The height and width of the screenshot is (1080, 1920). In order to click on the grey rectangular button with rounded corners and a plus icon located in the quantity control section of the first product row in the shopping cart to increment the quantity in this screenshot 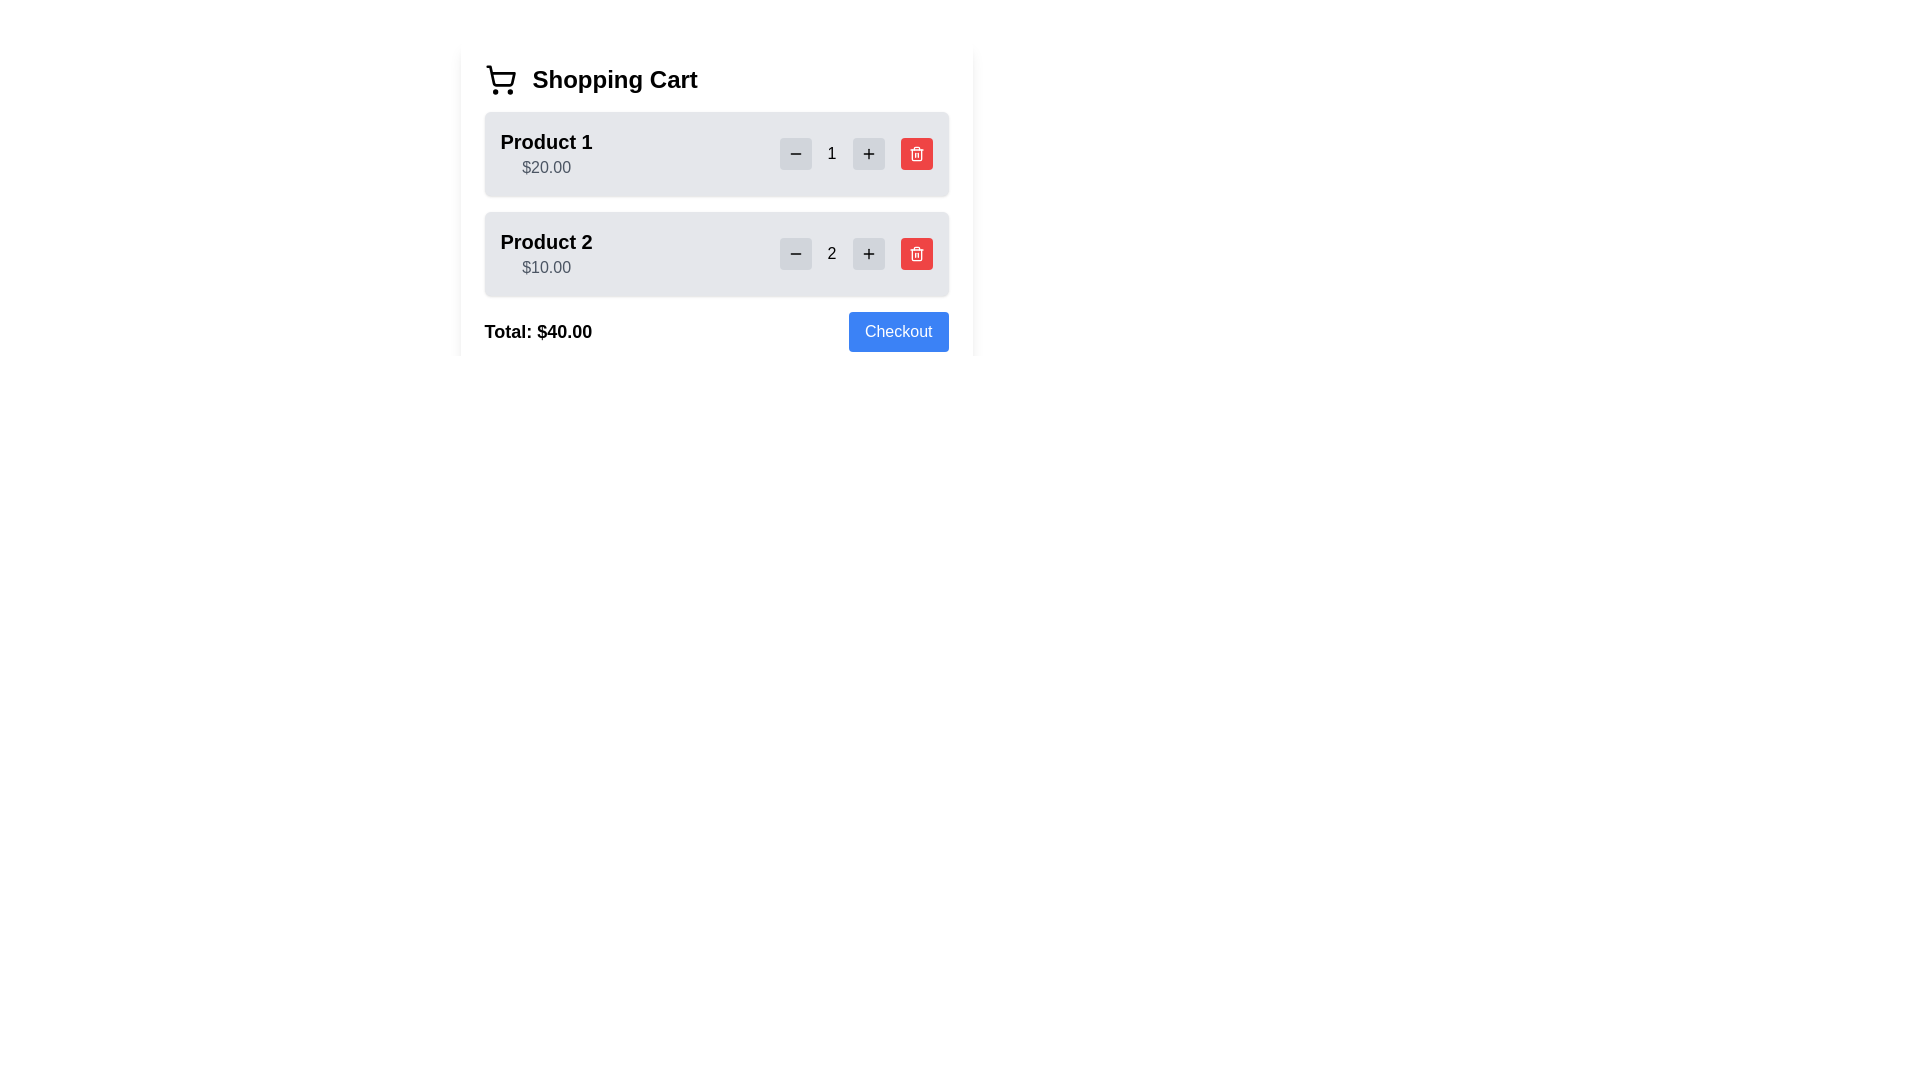, I will do `click(868, 153)`.